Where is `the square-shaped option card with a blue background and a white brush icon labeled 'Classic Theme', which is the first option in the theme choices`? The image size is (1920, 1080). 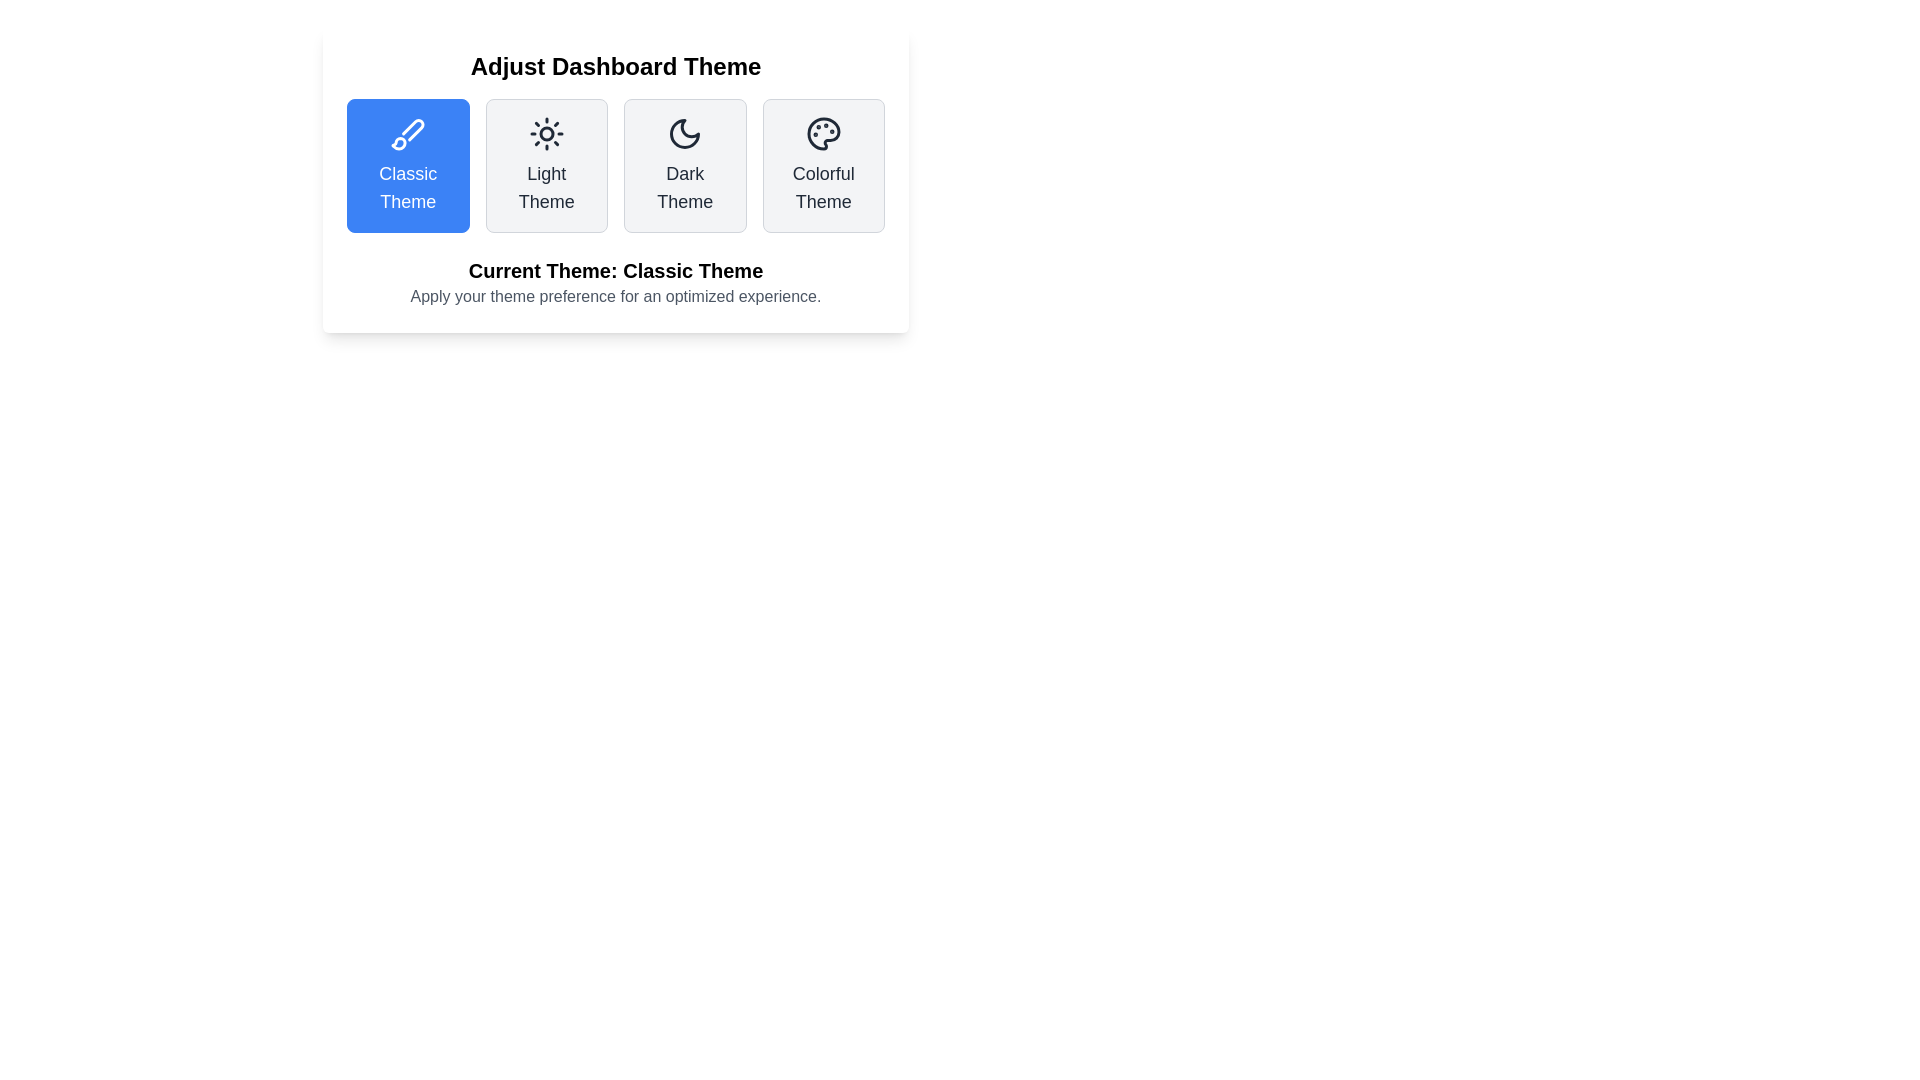 the square-shaped option card with a blue background and a white brush icon labeled 'Classic Theme', which is the first option in the theme choices is located at coordinates (407, 164).